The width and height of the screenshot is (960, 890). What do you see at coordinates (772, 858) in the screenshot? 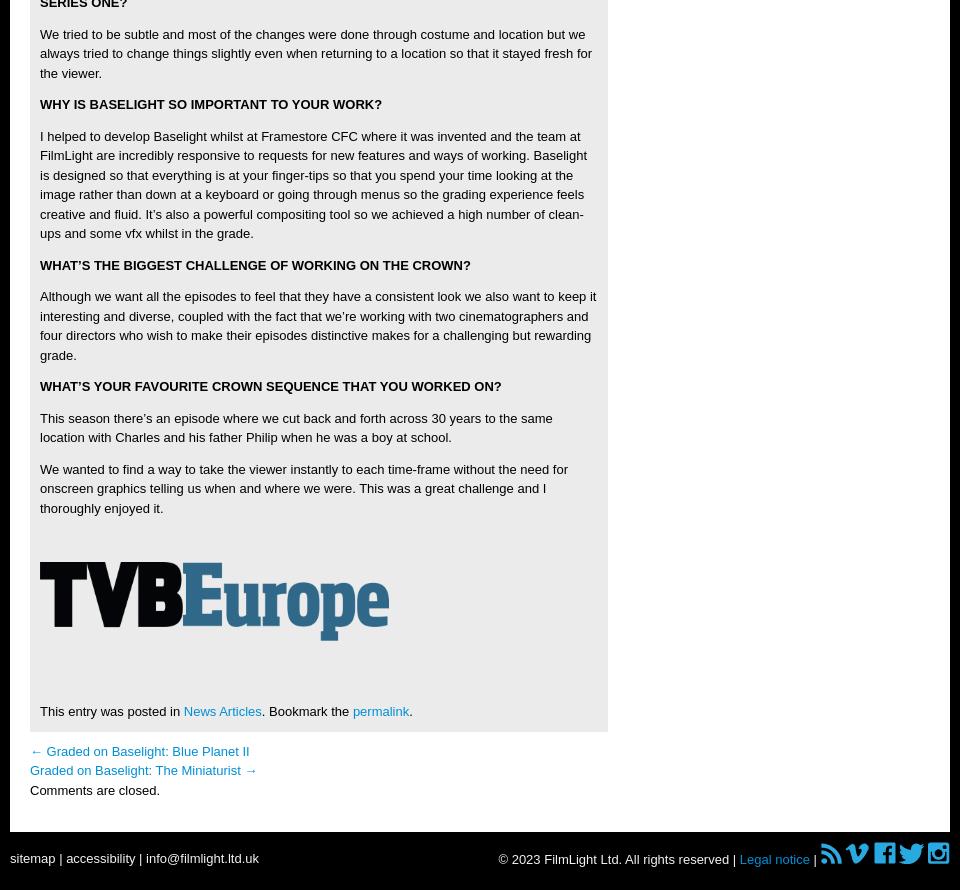
I see `'Legal notice'` at bounding box center [772, 858].